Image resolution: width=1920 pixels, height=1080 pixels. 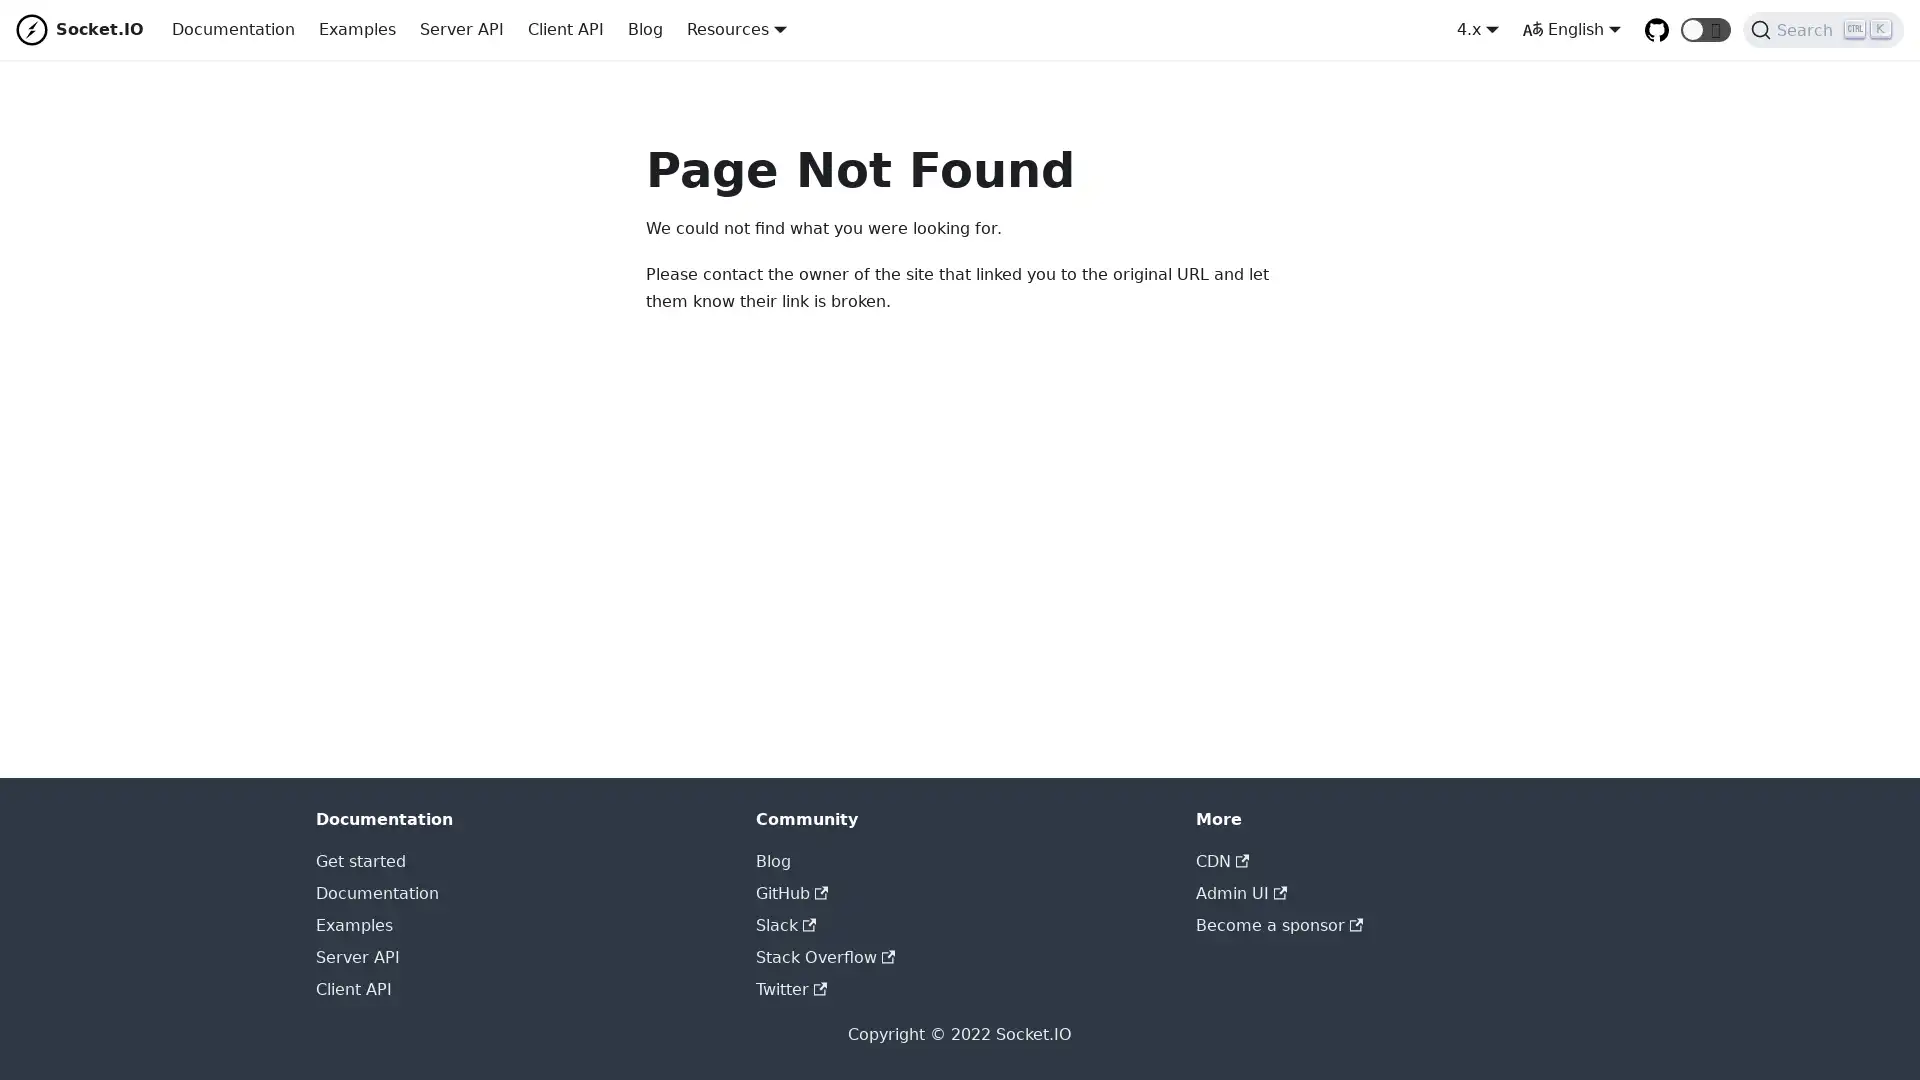 I want to click on Search, so click(x=1823, y=30).